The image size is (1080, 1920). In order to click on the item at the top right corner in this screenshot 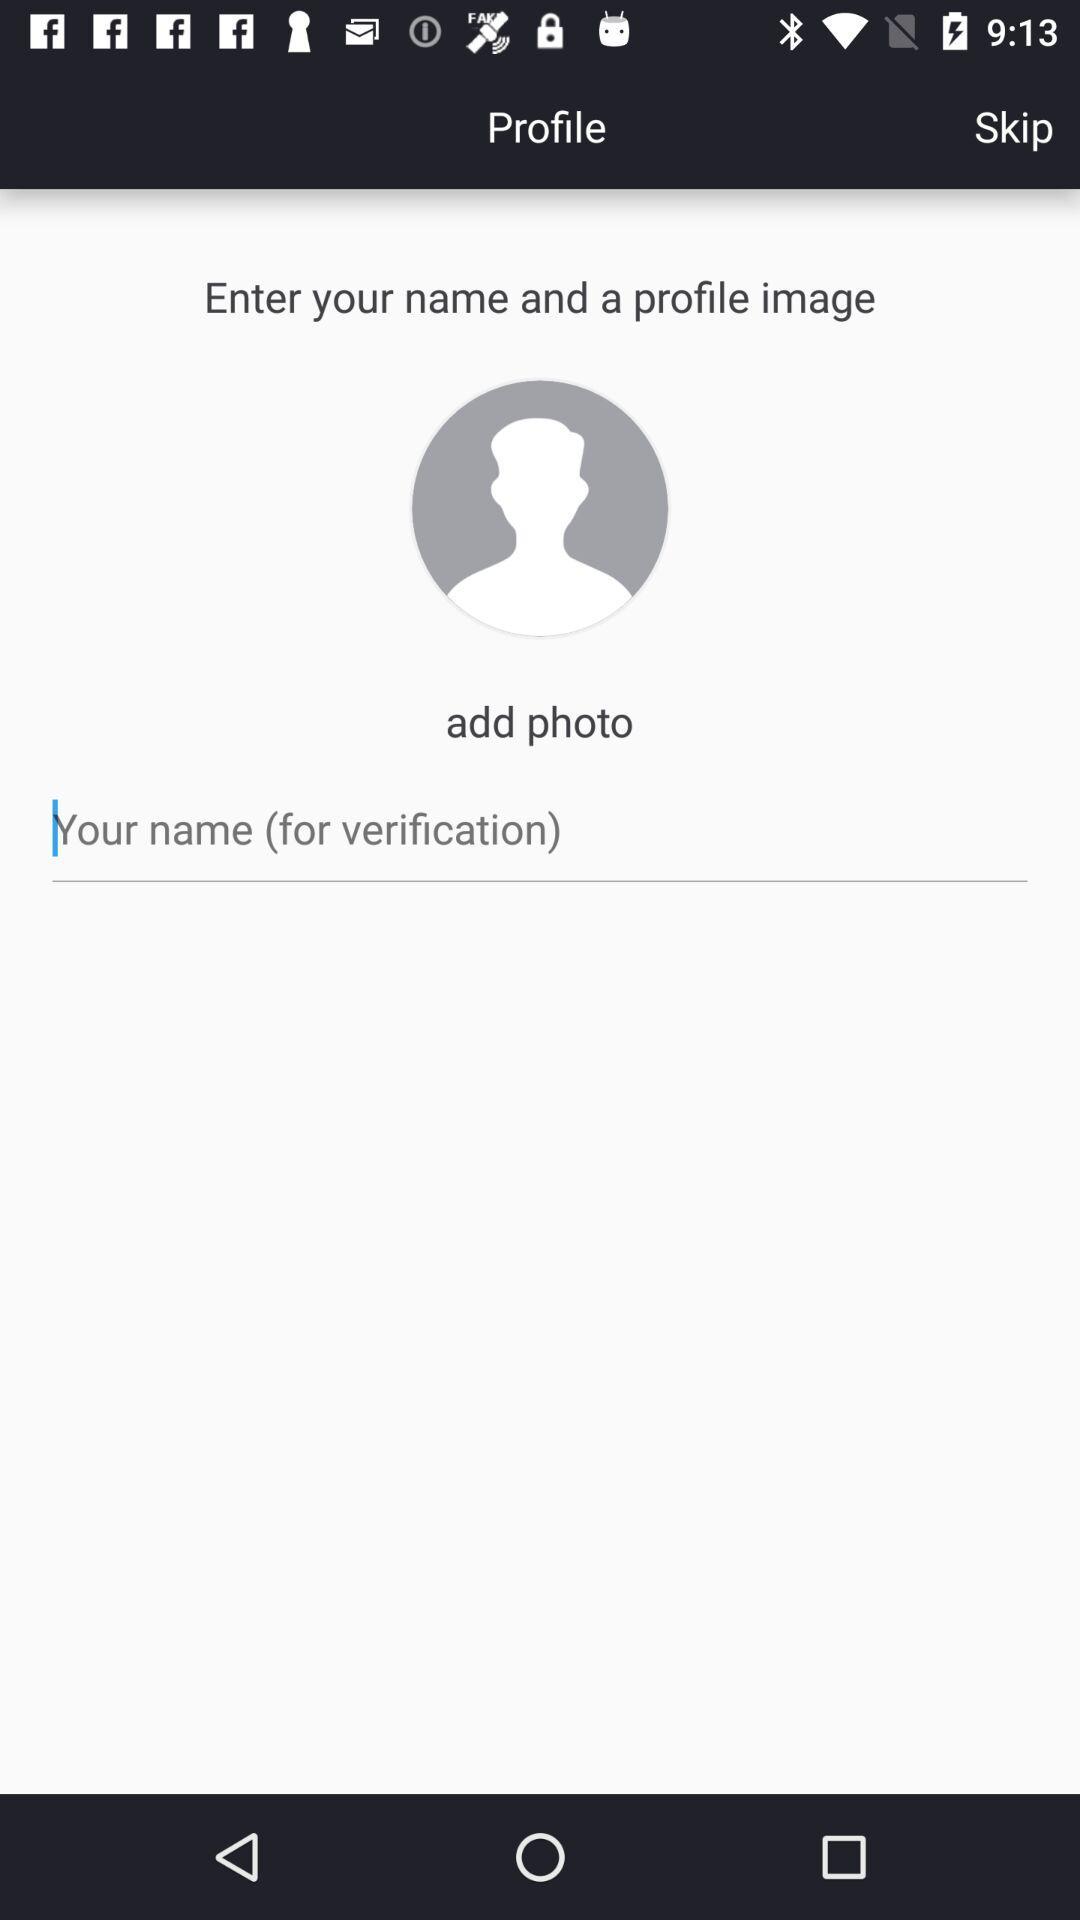, I will do `click(1014, 124)`.